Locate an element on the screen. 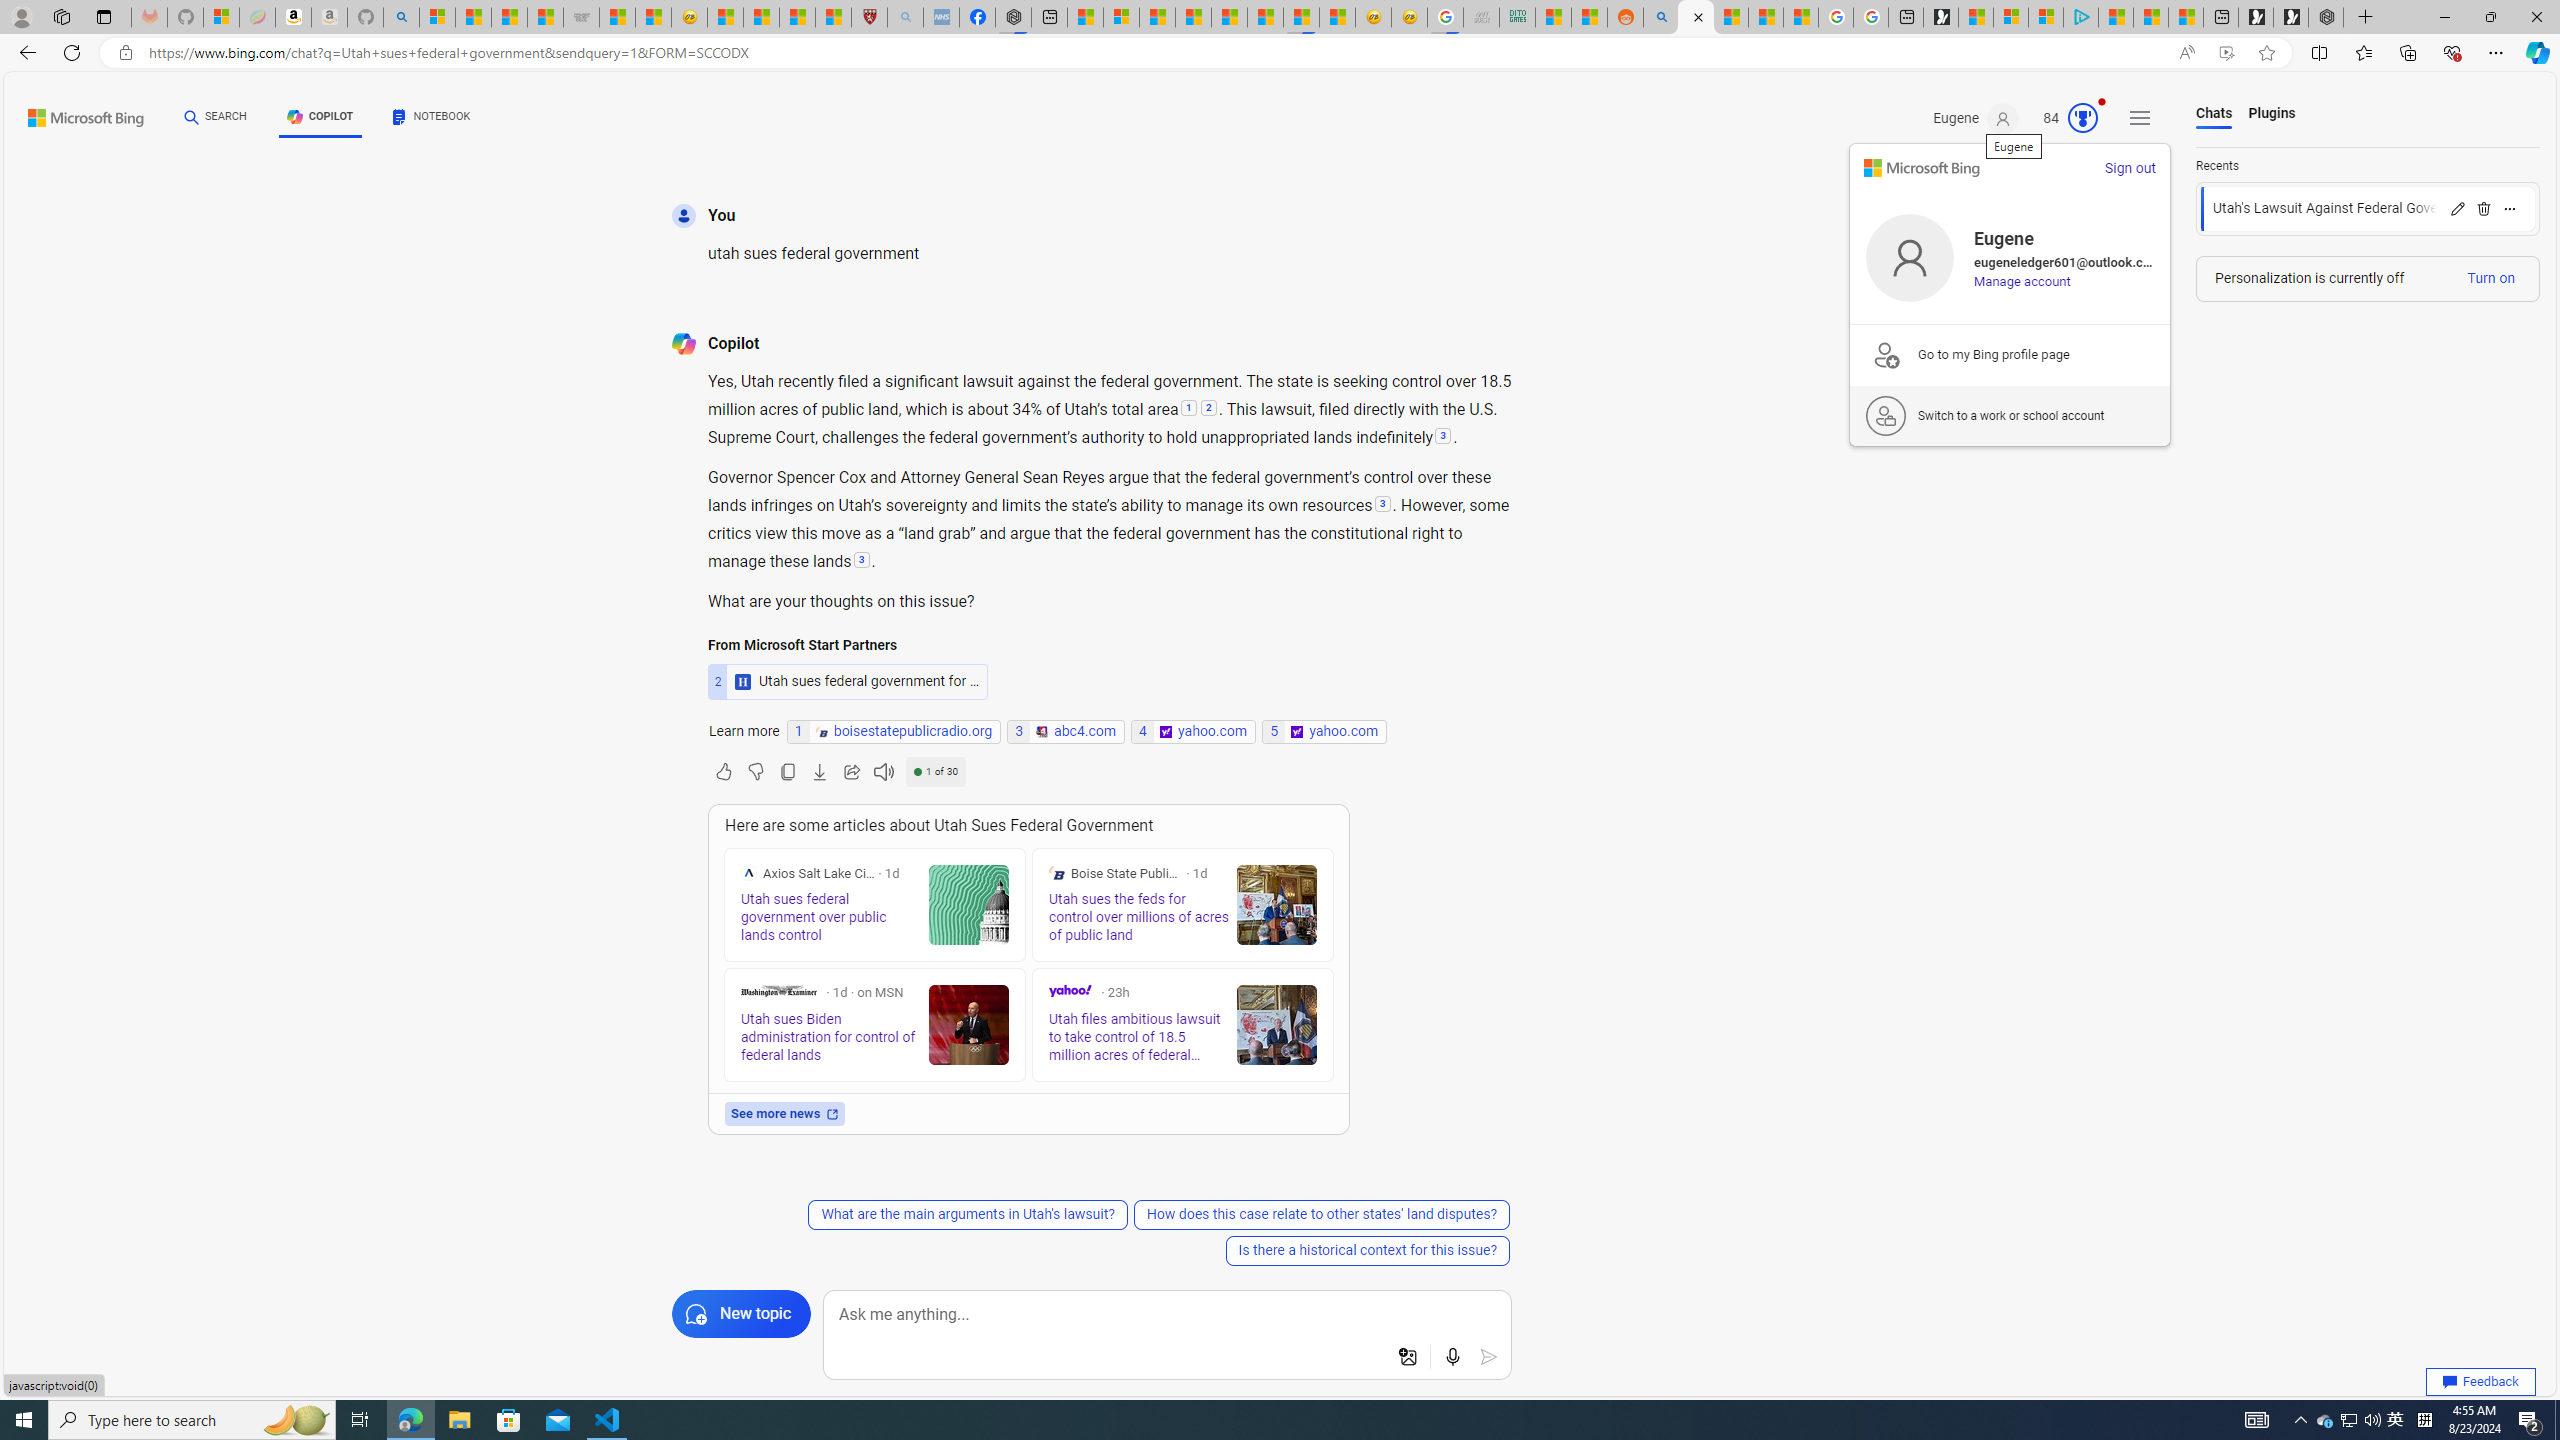 This screenshot has width=2560, height=1440. 'How does this case relate to other states' is located at coordinates (1321, 1214).